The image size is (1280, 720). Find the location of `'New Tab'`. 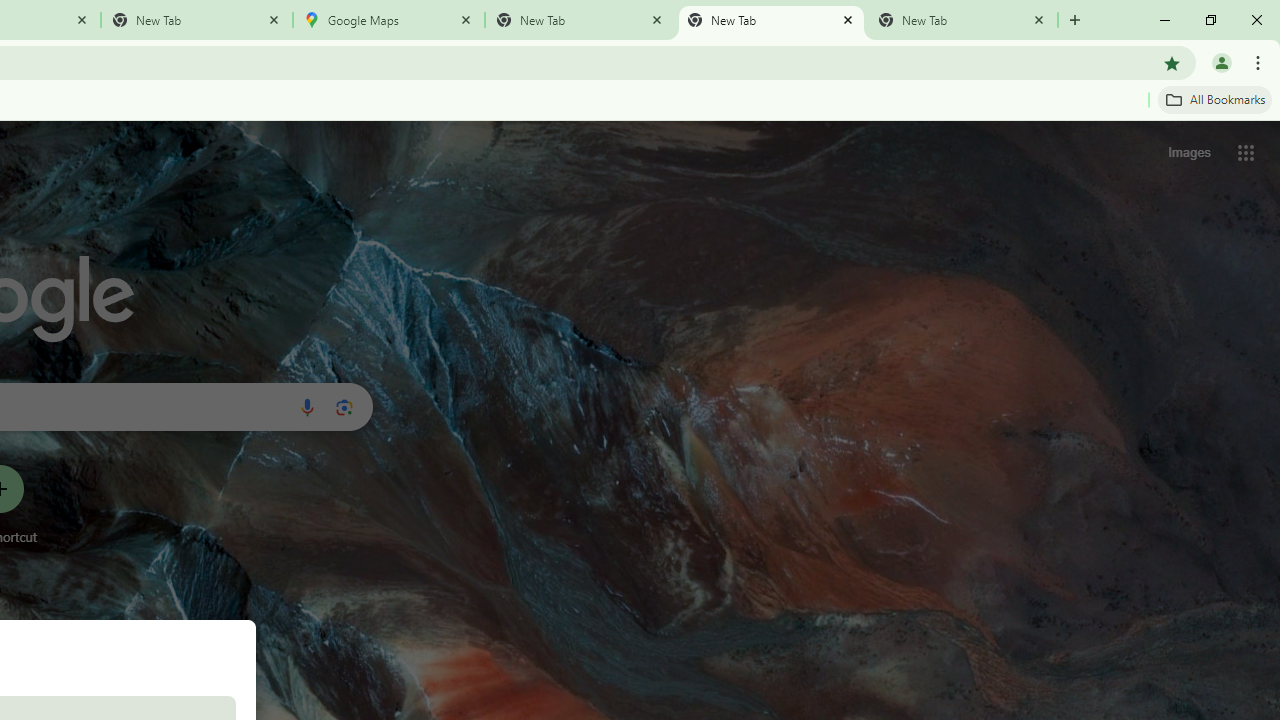

'New Tab' is located at coordinates (962, 20).